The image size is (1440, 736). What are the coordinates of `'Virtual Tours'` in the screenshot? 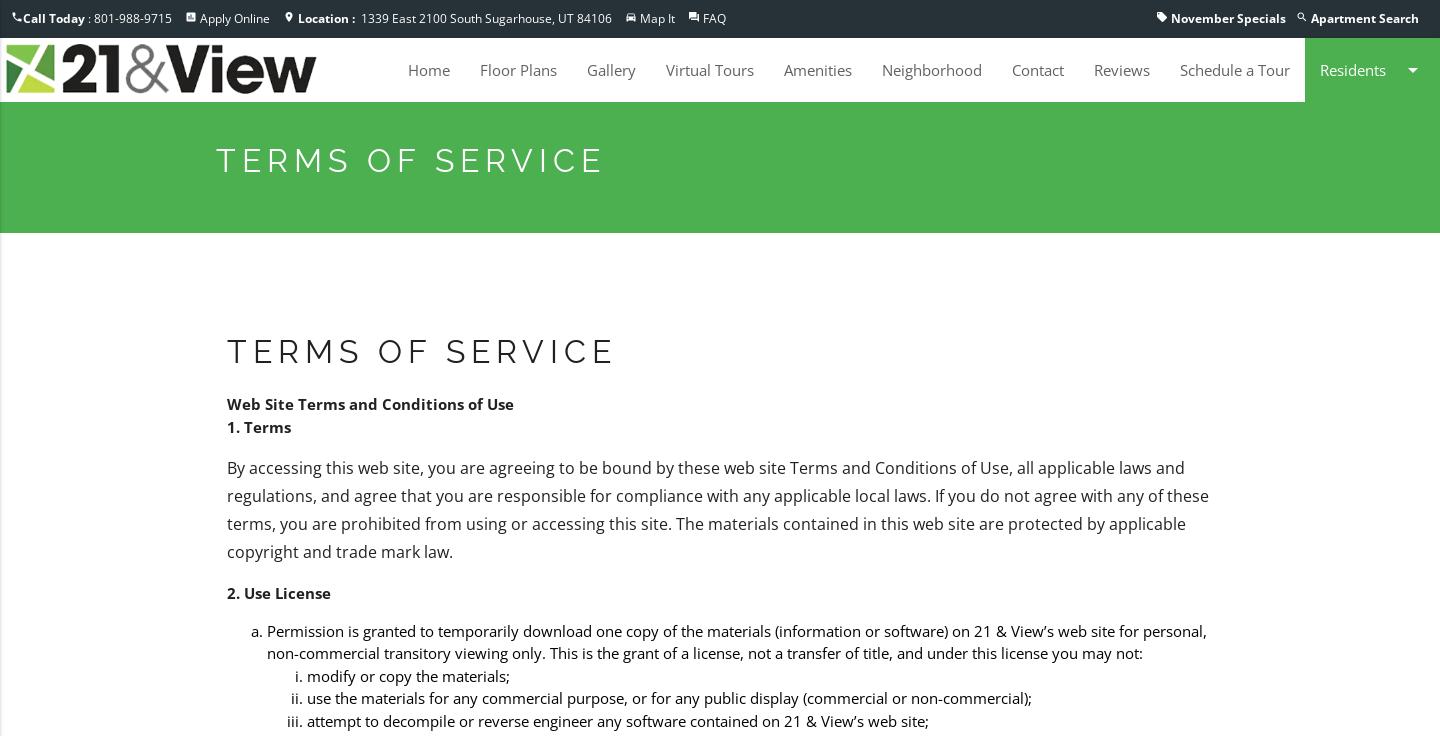 It's located at (666, 69).